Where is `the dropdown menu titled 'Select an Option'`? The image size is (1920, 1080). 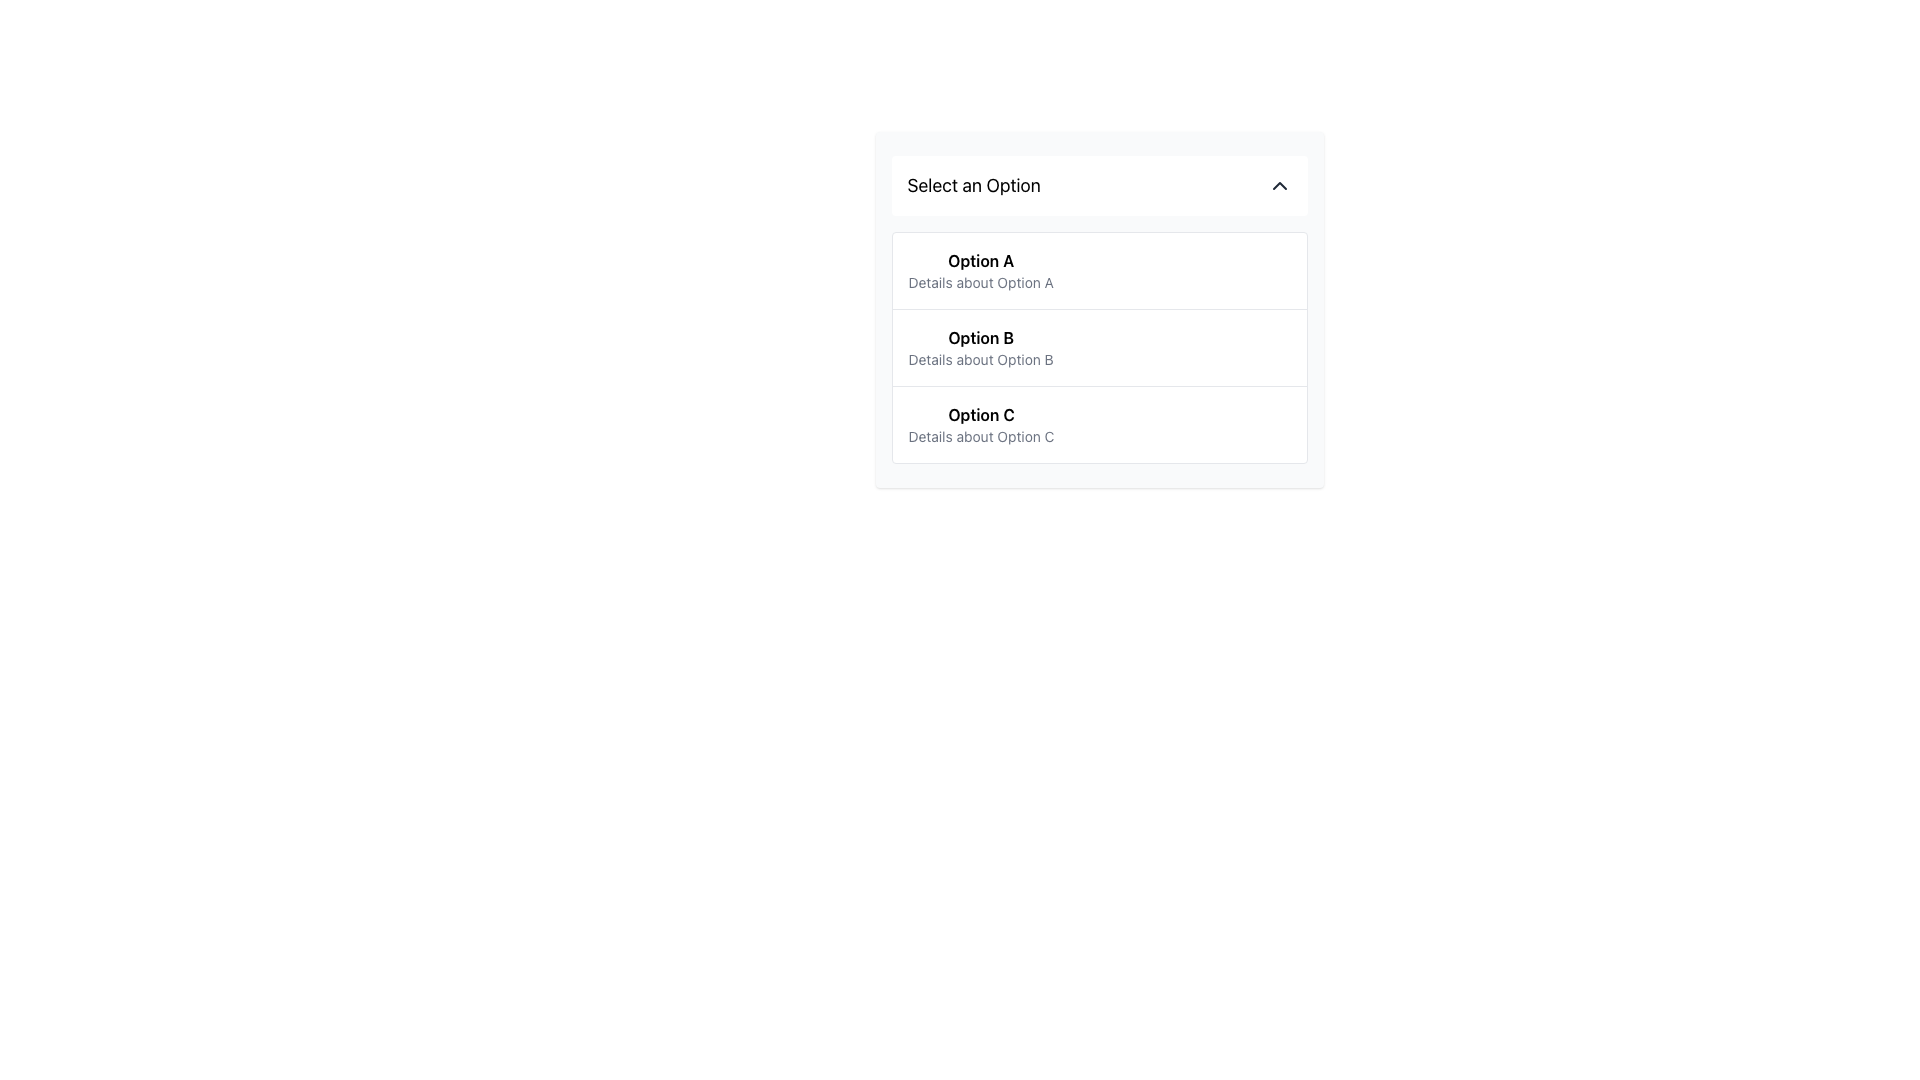 the dropdown menu titled 'Select an Option' is located at coordinates (1098, 309).